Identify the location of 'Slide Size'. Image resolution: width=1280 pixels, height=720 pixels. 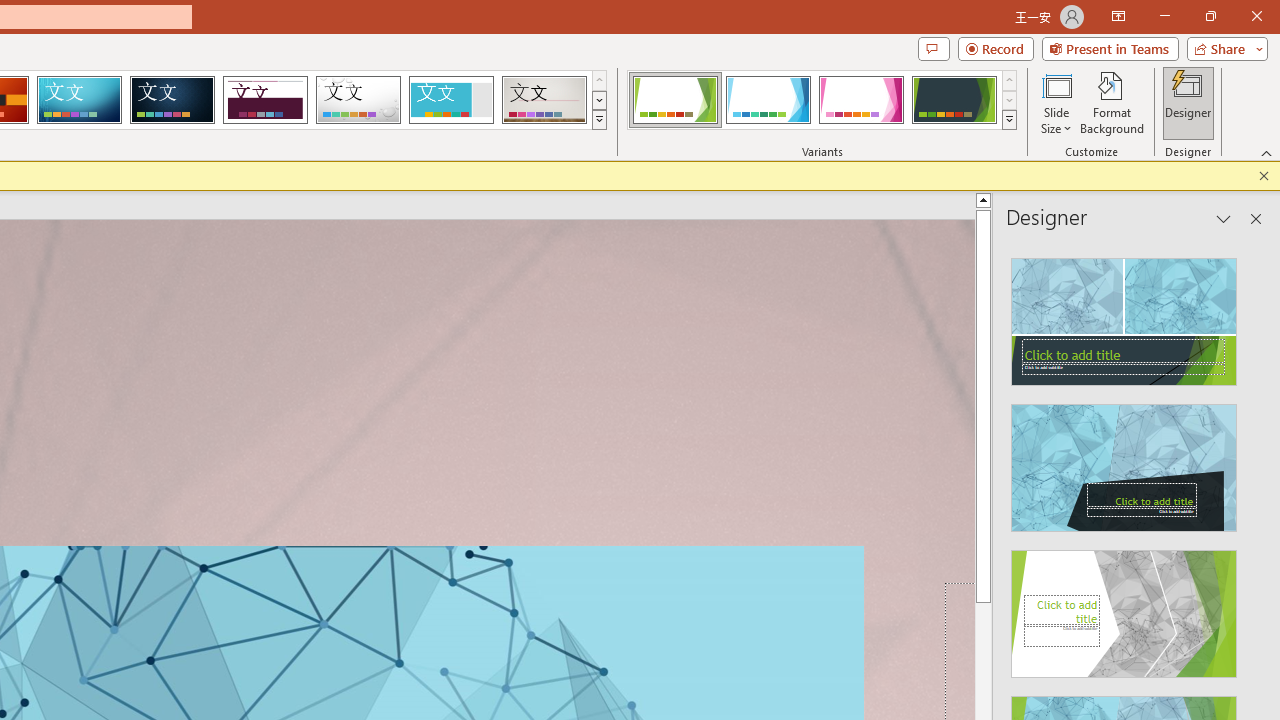
(1055, 103).